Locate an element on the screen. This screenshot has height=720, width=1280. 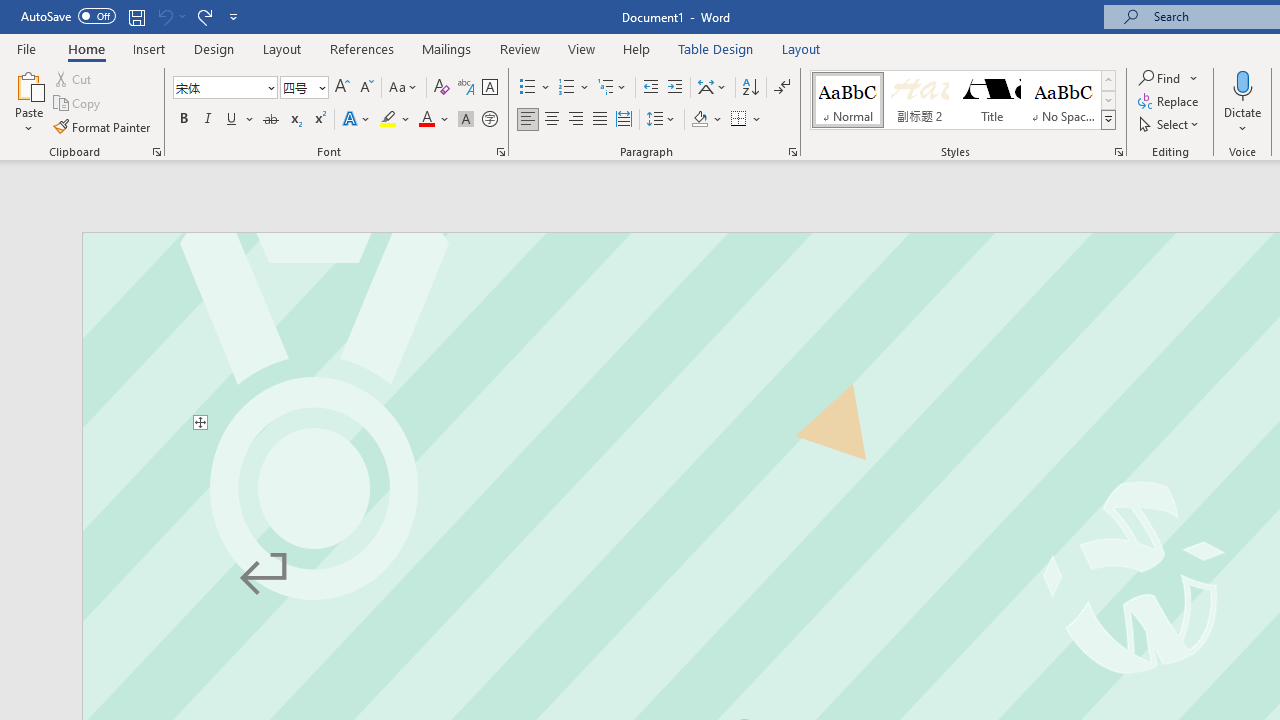
'View' is located at coordinates (581, 48).